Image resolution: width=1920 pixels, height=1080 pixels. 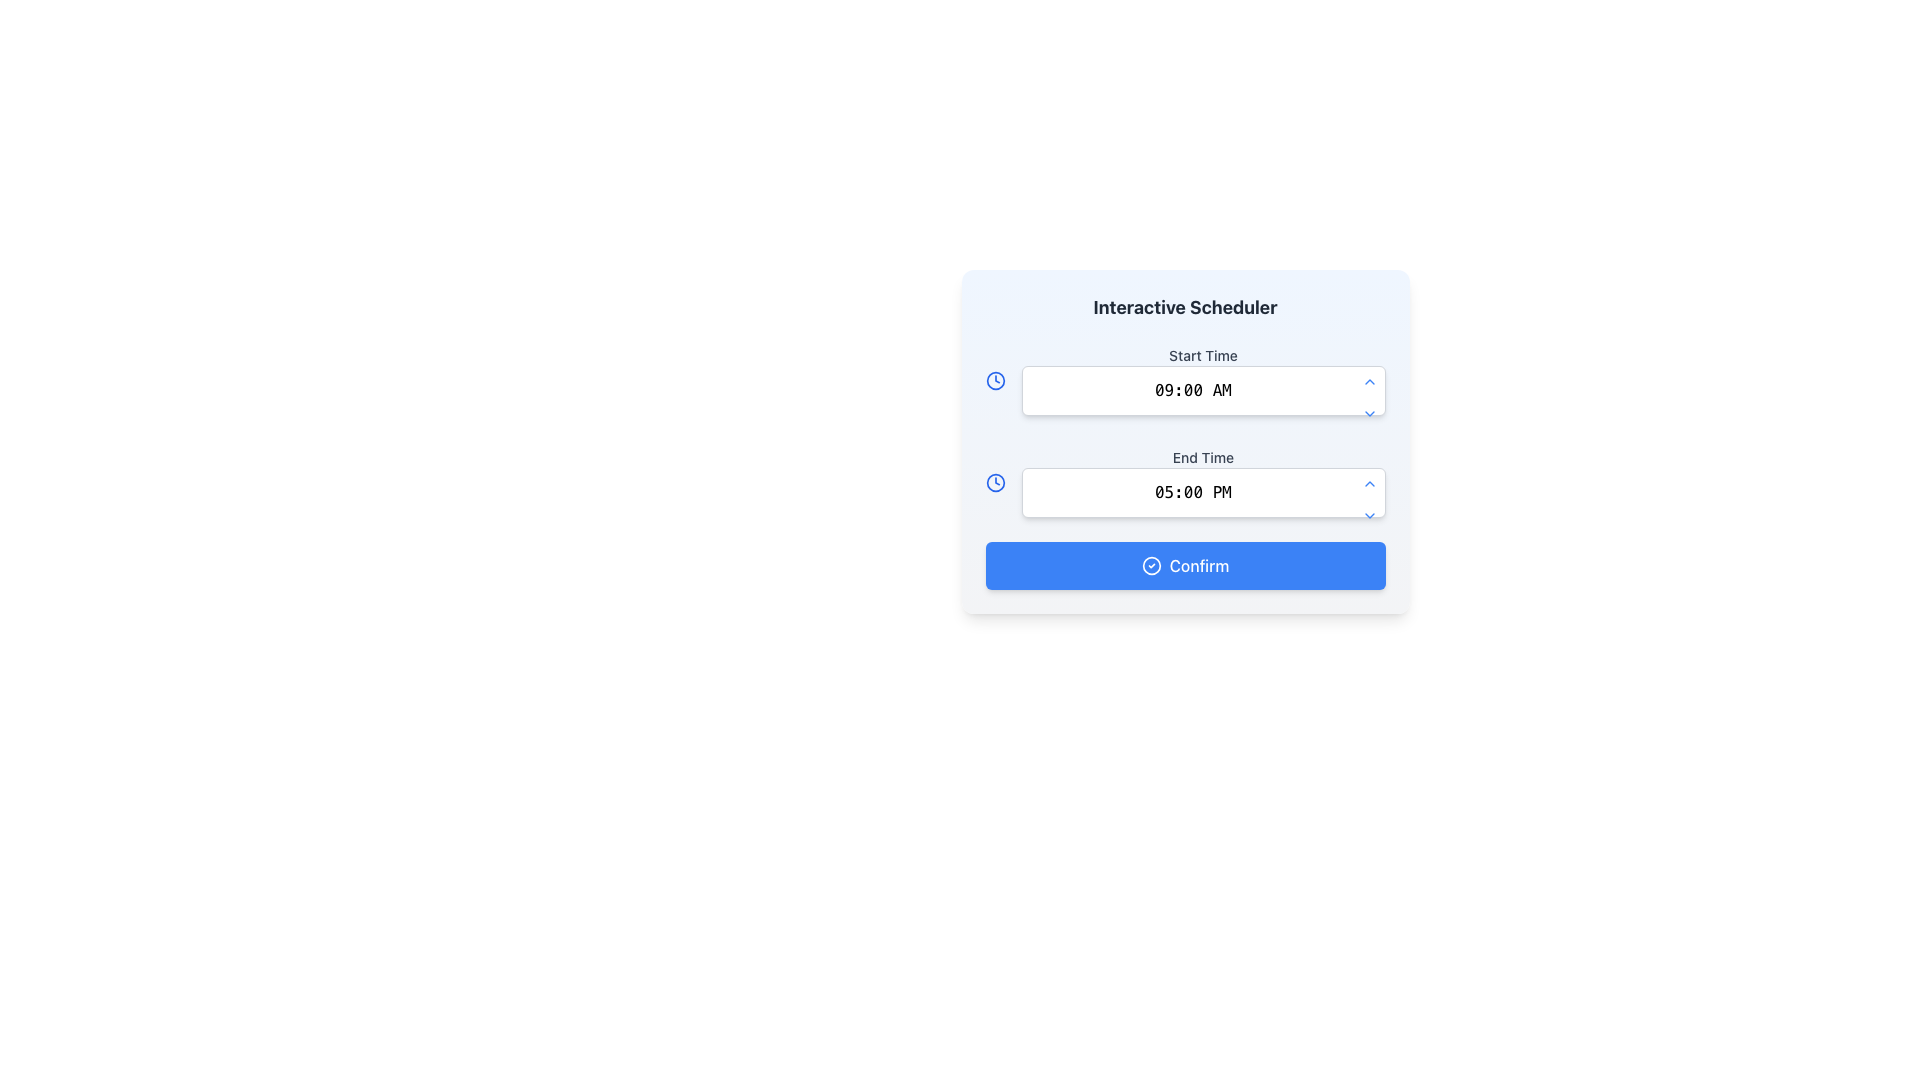 What do you see at coordinates (1185, 566) in the screenshot?
I see `the confirmation button located at the bottom section of the 'Interactive Scheduler' dialog box` at bounding box center [1185, 566].